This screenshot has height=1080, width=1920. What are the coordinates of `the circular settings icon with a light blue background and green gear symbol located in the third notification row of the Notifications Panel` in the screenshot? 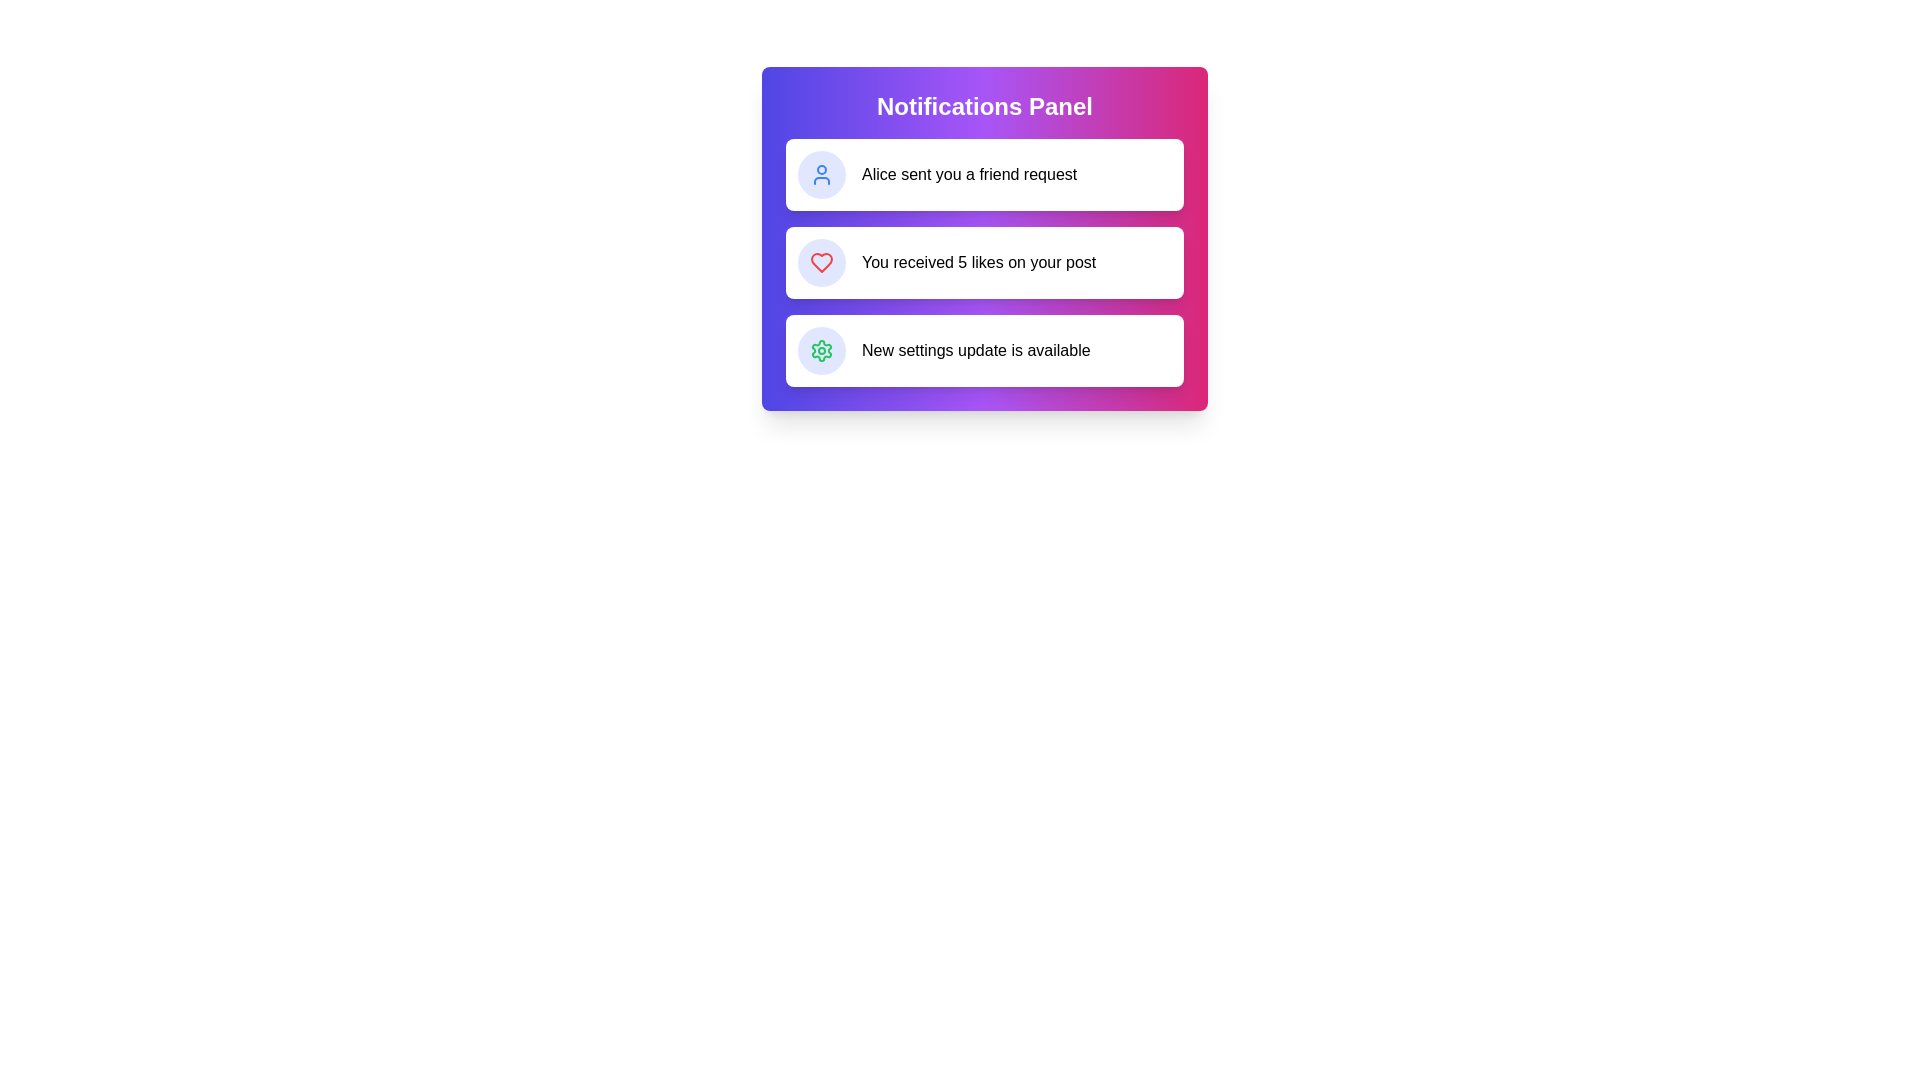 It's located at (821, 350).